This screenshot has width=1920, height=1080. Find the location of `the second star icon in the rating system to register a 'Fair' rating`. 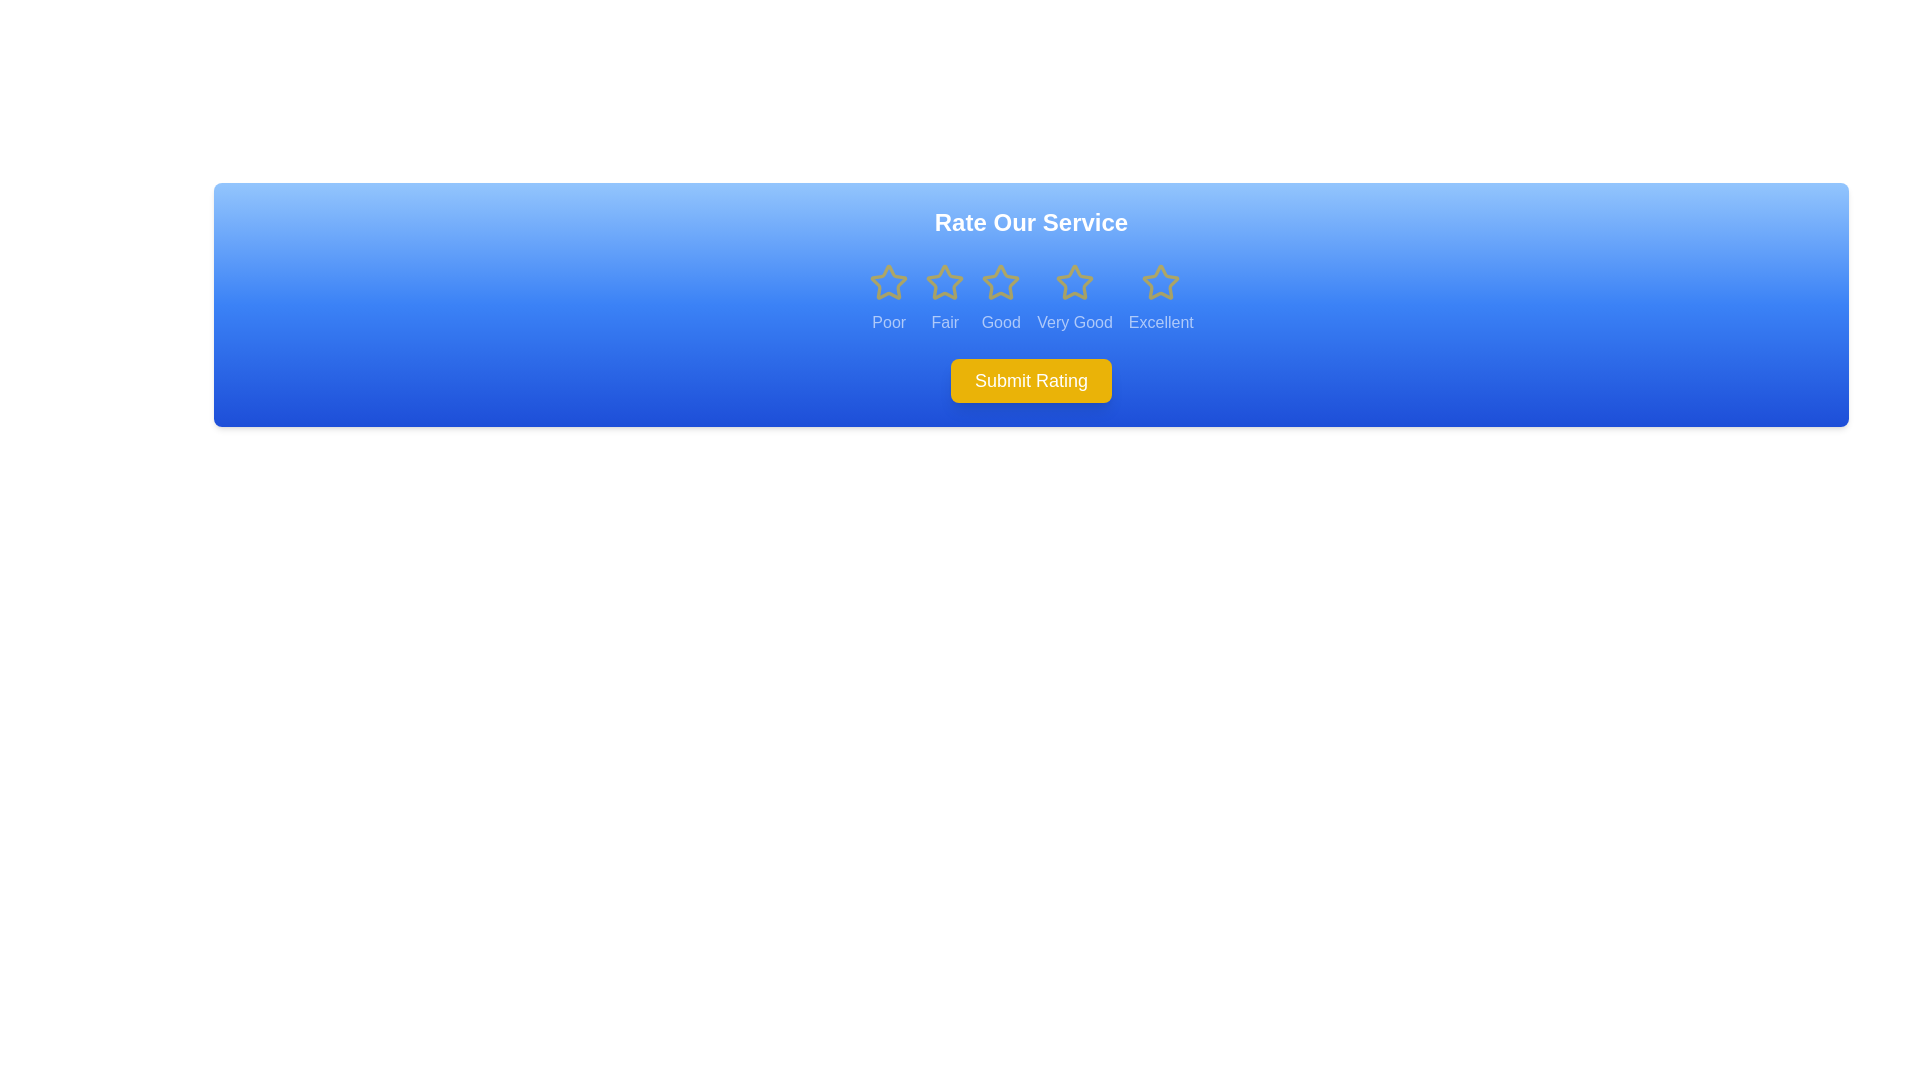

the second star icon in the rating system to register a 'Fair' rating is located at coordinates (944, 282).